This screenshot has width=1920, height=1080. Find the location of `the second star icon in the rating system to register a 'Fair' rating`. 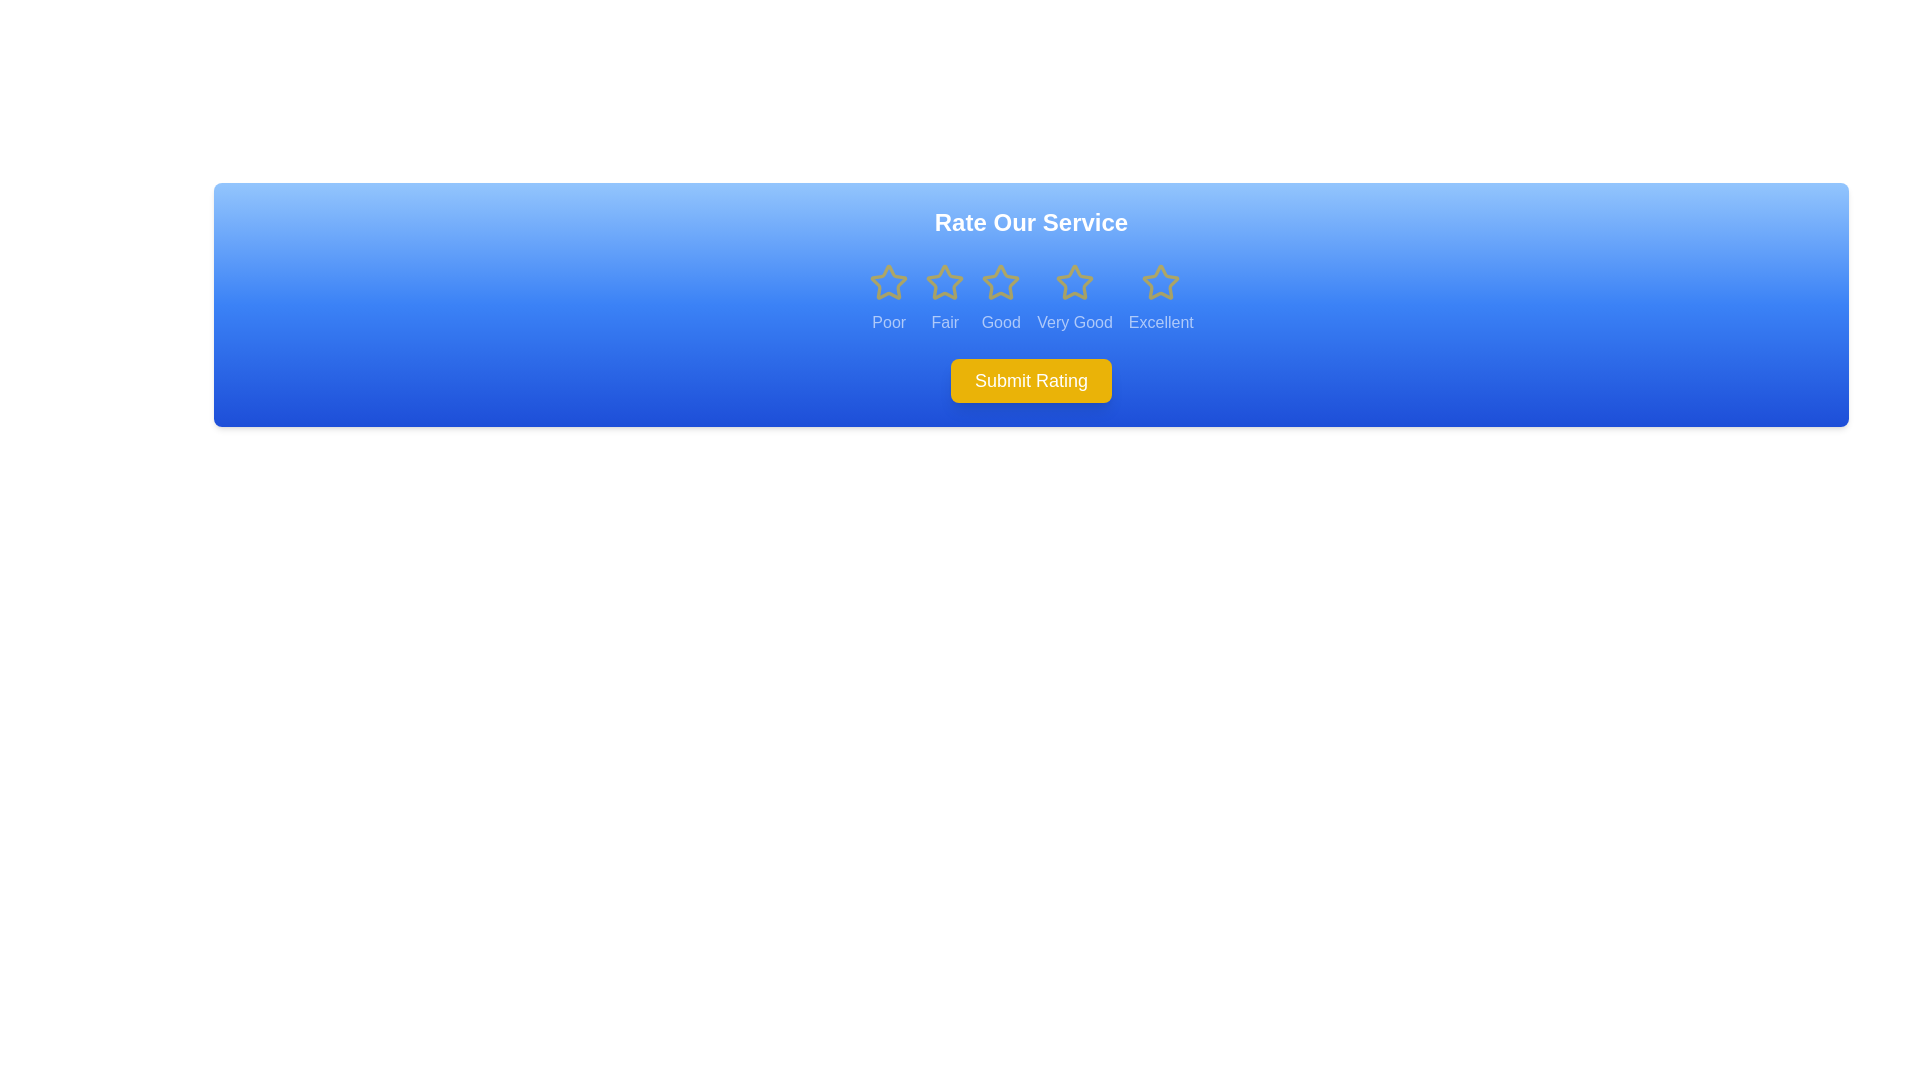

the second star icon in the rating system to register a 'Fair' rating is located at coordinates (944, 282).